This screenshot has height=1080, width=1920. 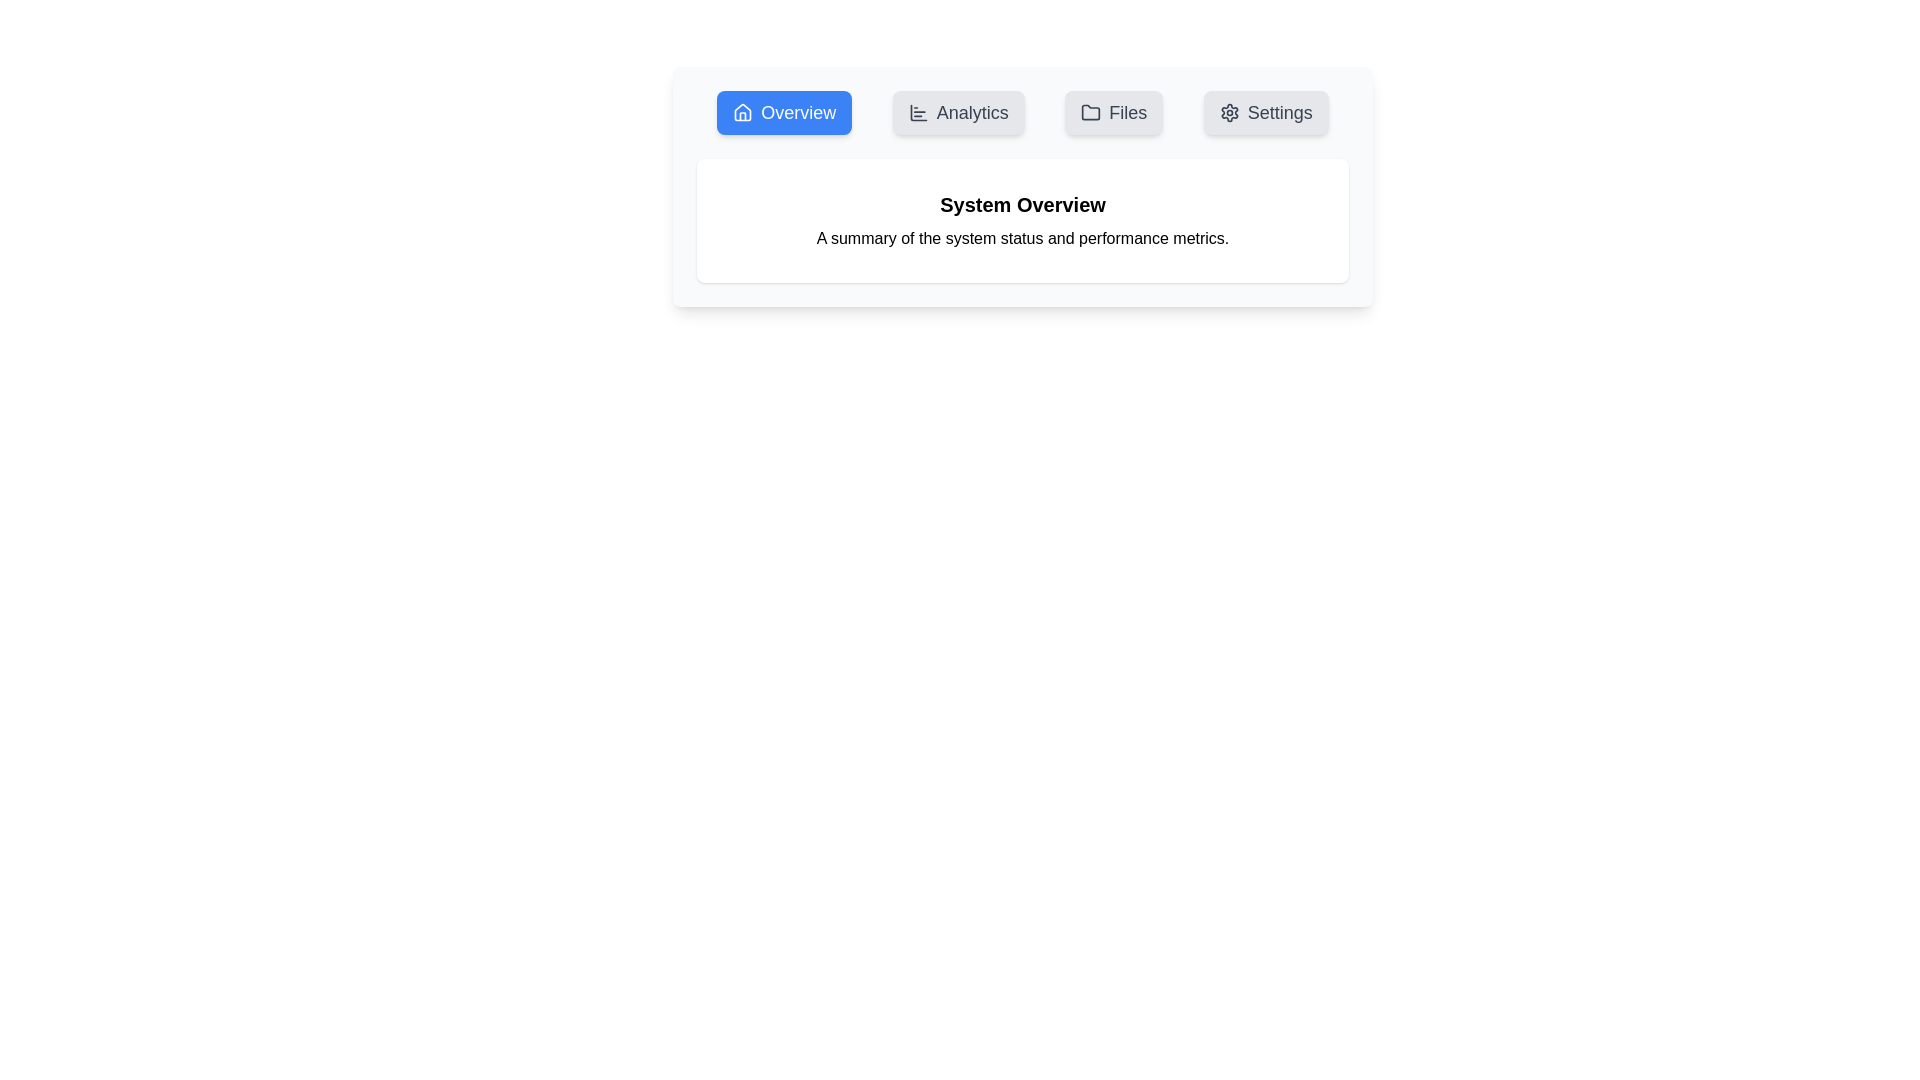 I want to click on the charting or analytics graphical icon located in the toolbar section, so click(x=917, y=112).